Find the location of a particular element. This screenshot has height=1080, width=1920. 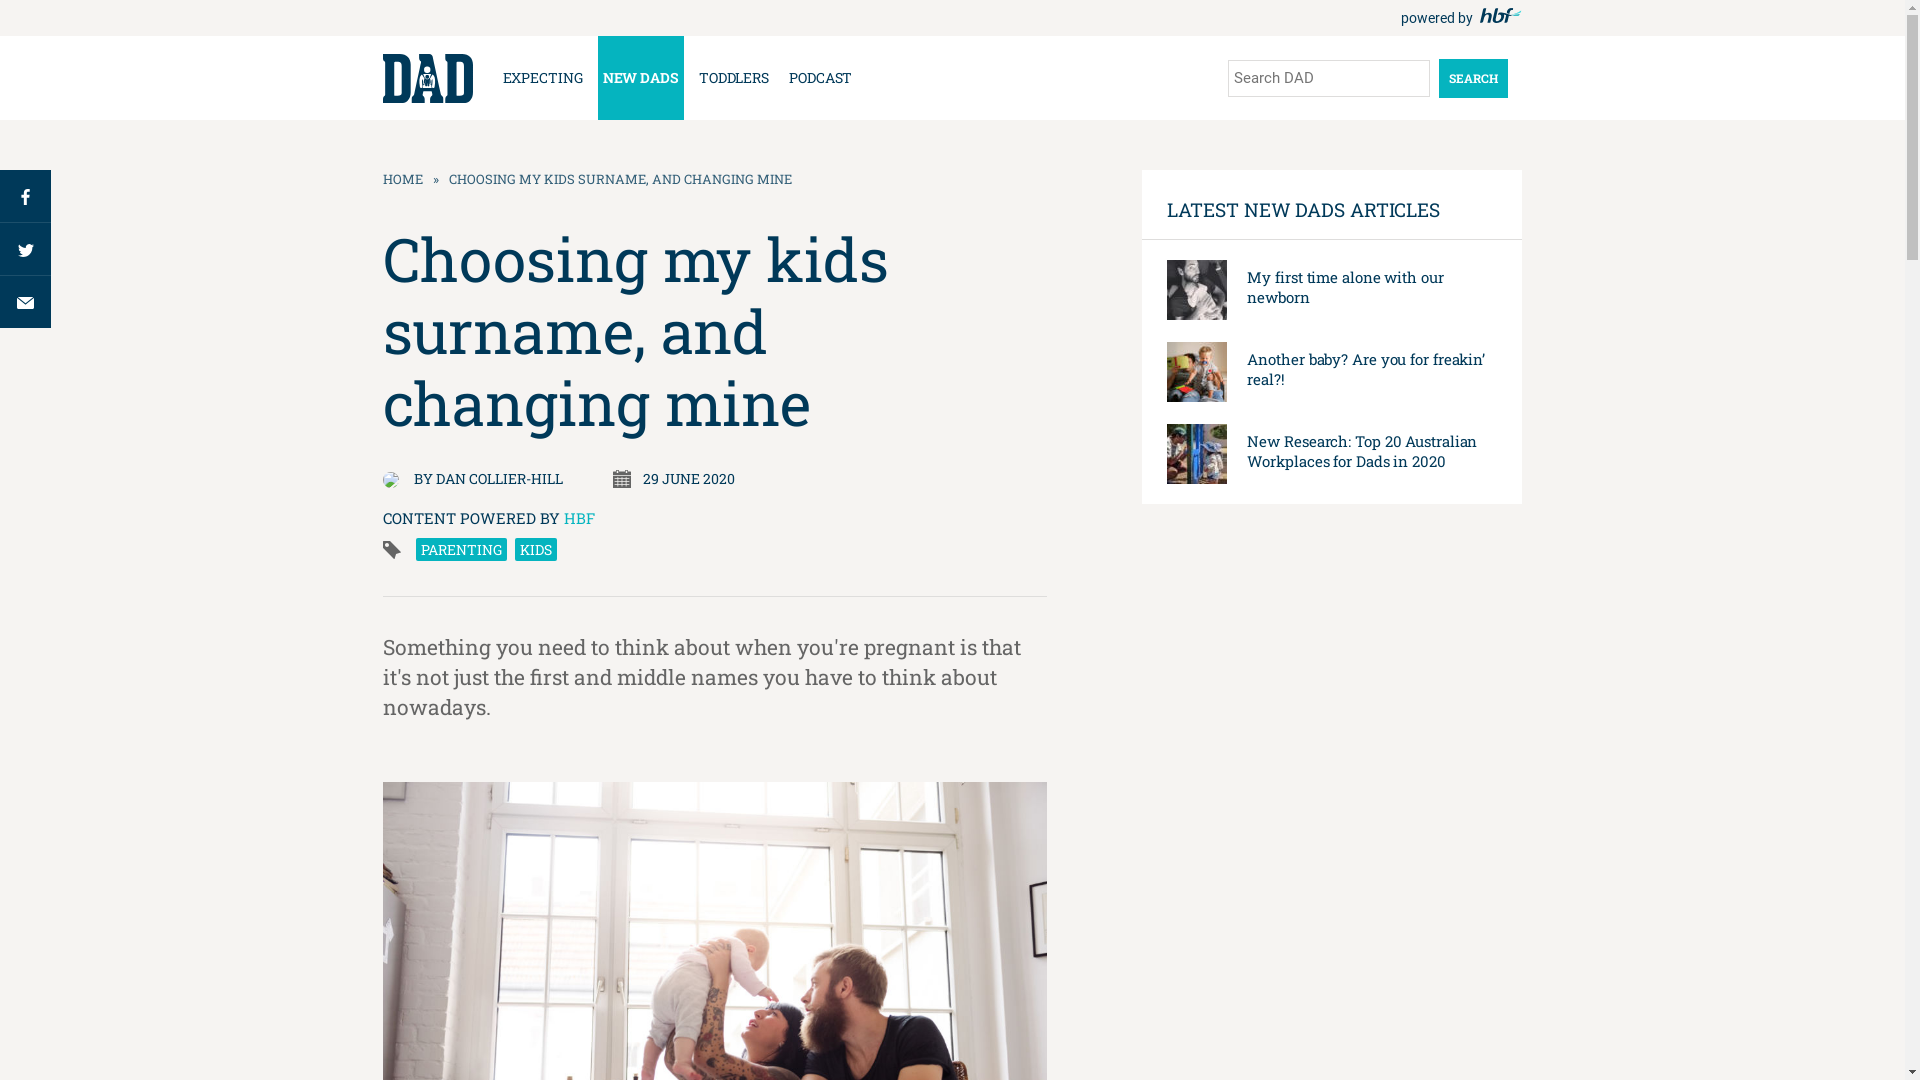

'KIDS' is located at coordinates (534, 549).